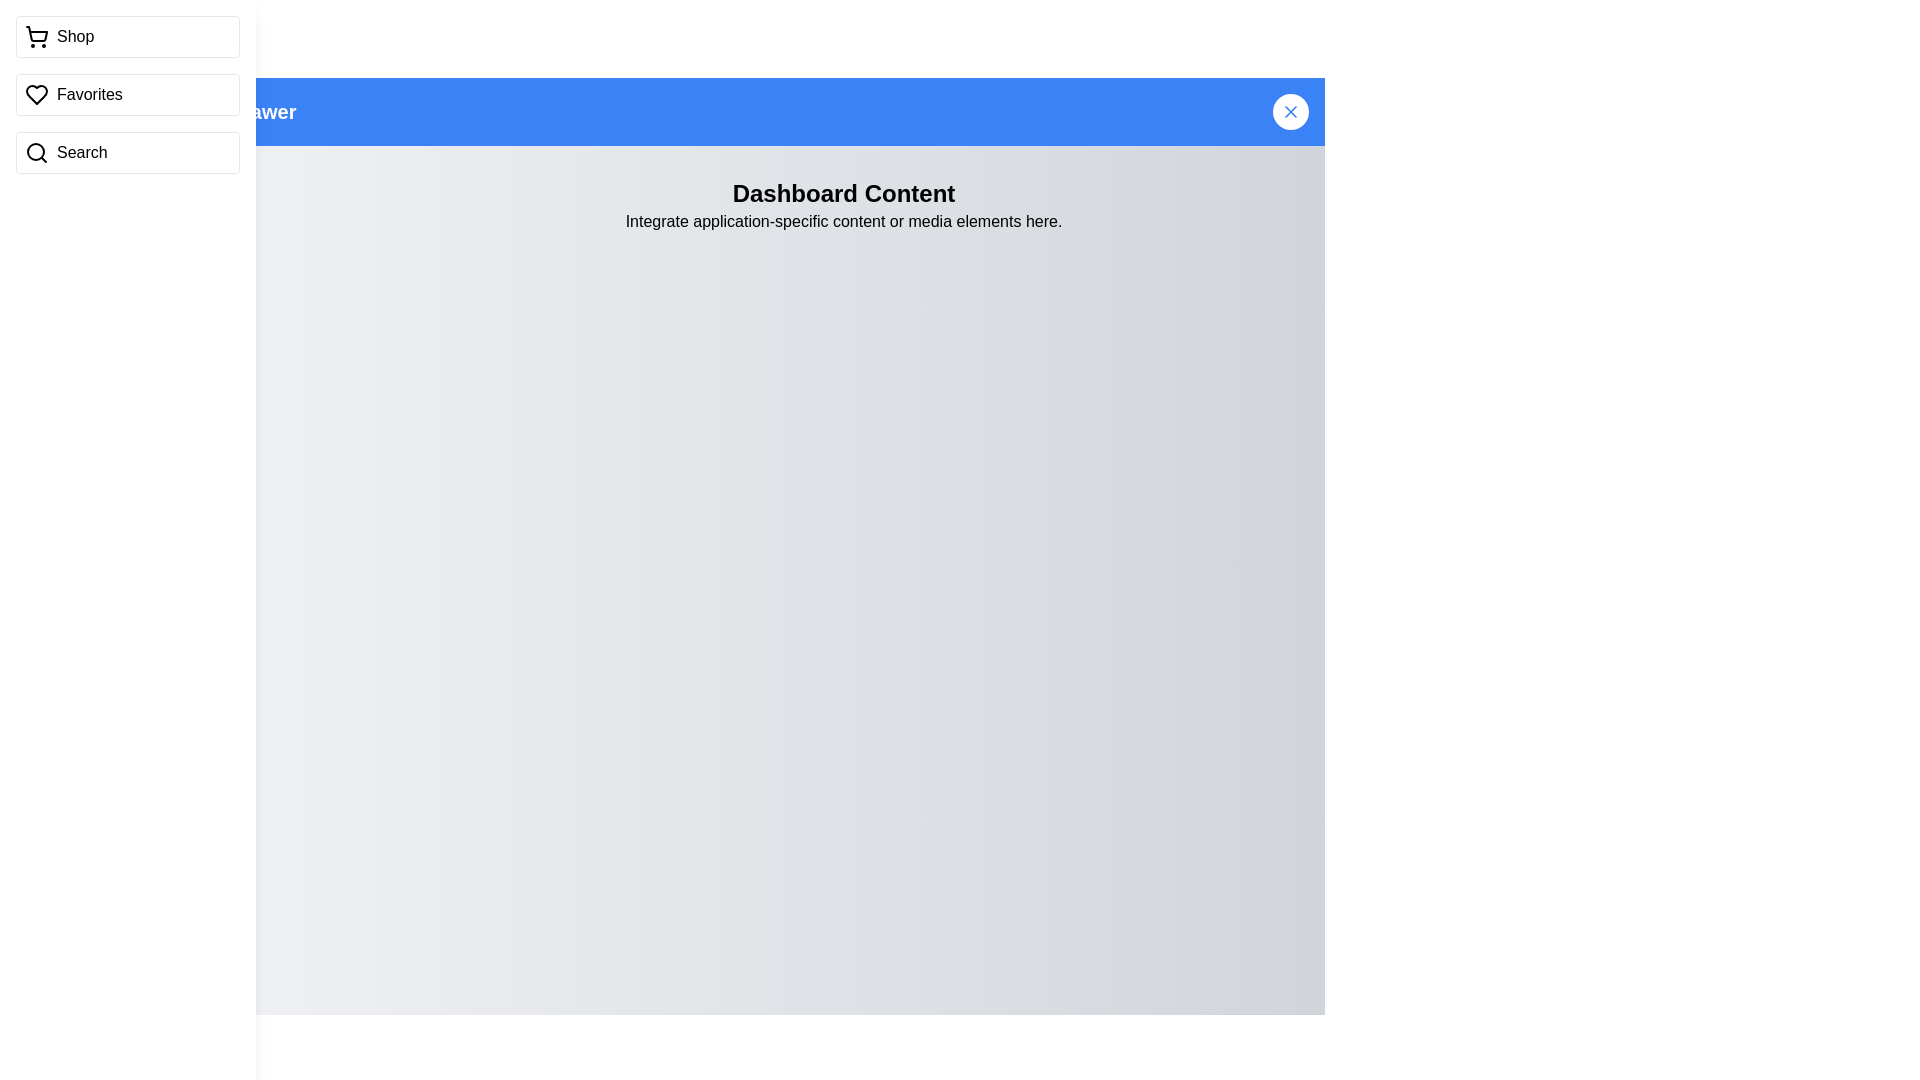 Image resolution: width=1920 pixels, height=1080 pixels. Describe the element at coordinates (1291, 111) in the screenshot. I see `the circular button with a blue 'X' icon located in the top-right corner of the blue bar` at that location.